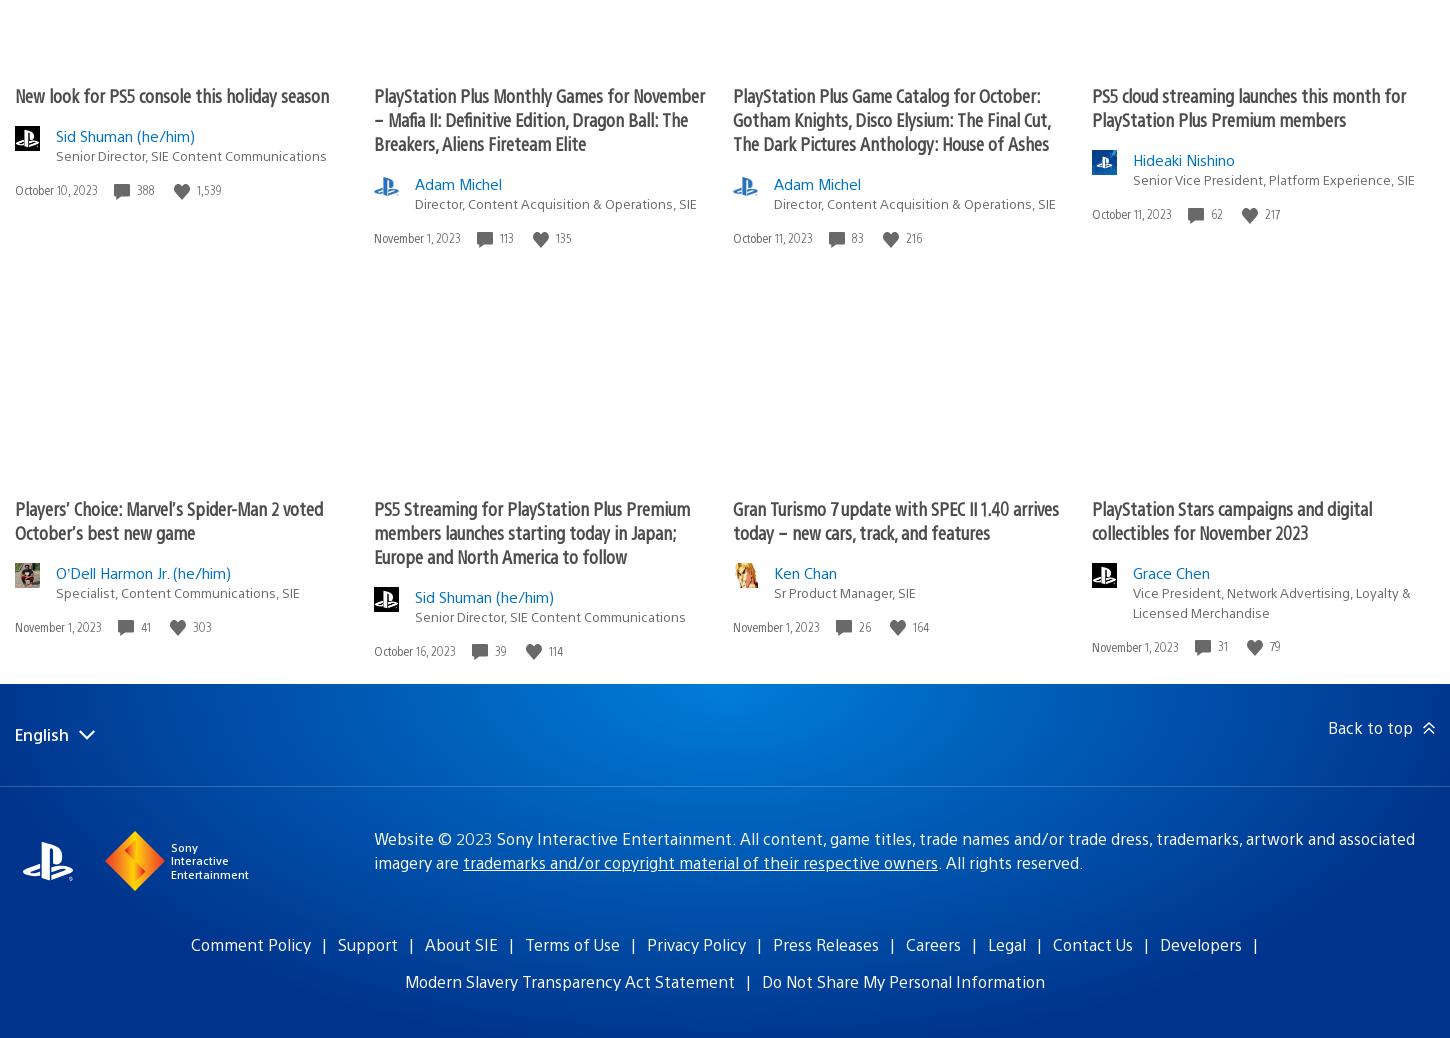 The width and height of the screenshot is (1450, 1038). I want to click on 'MakaiOokami', so click(305, 555).